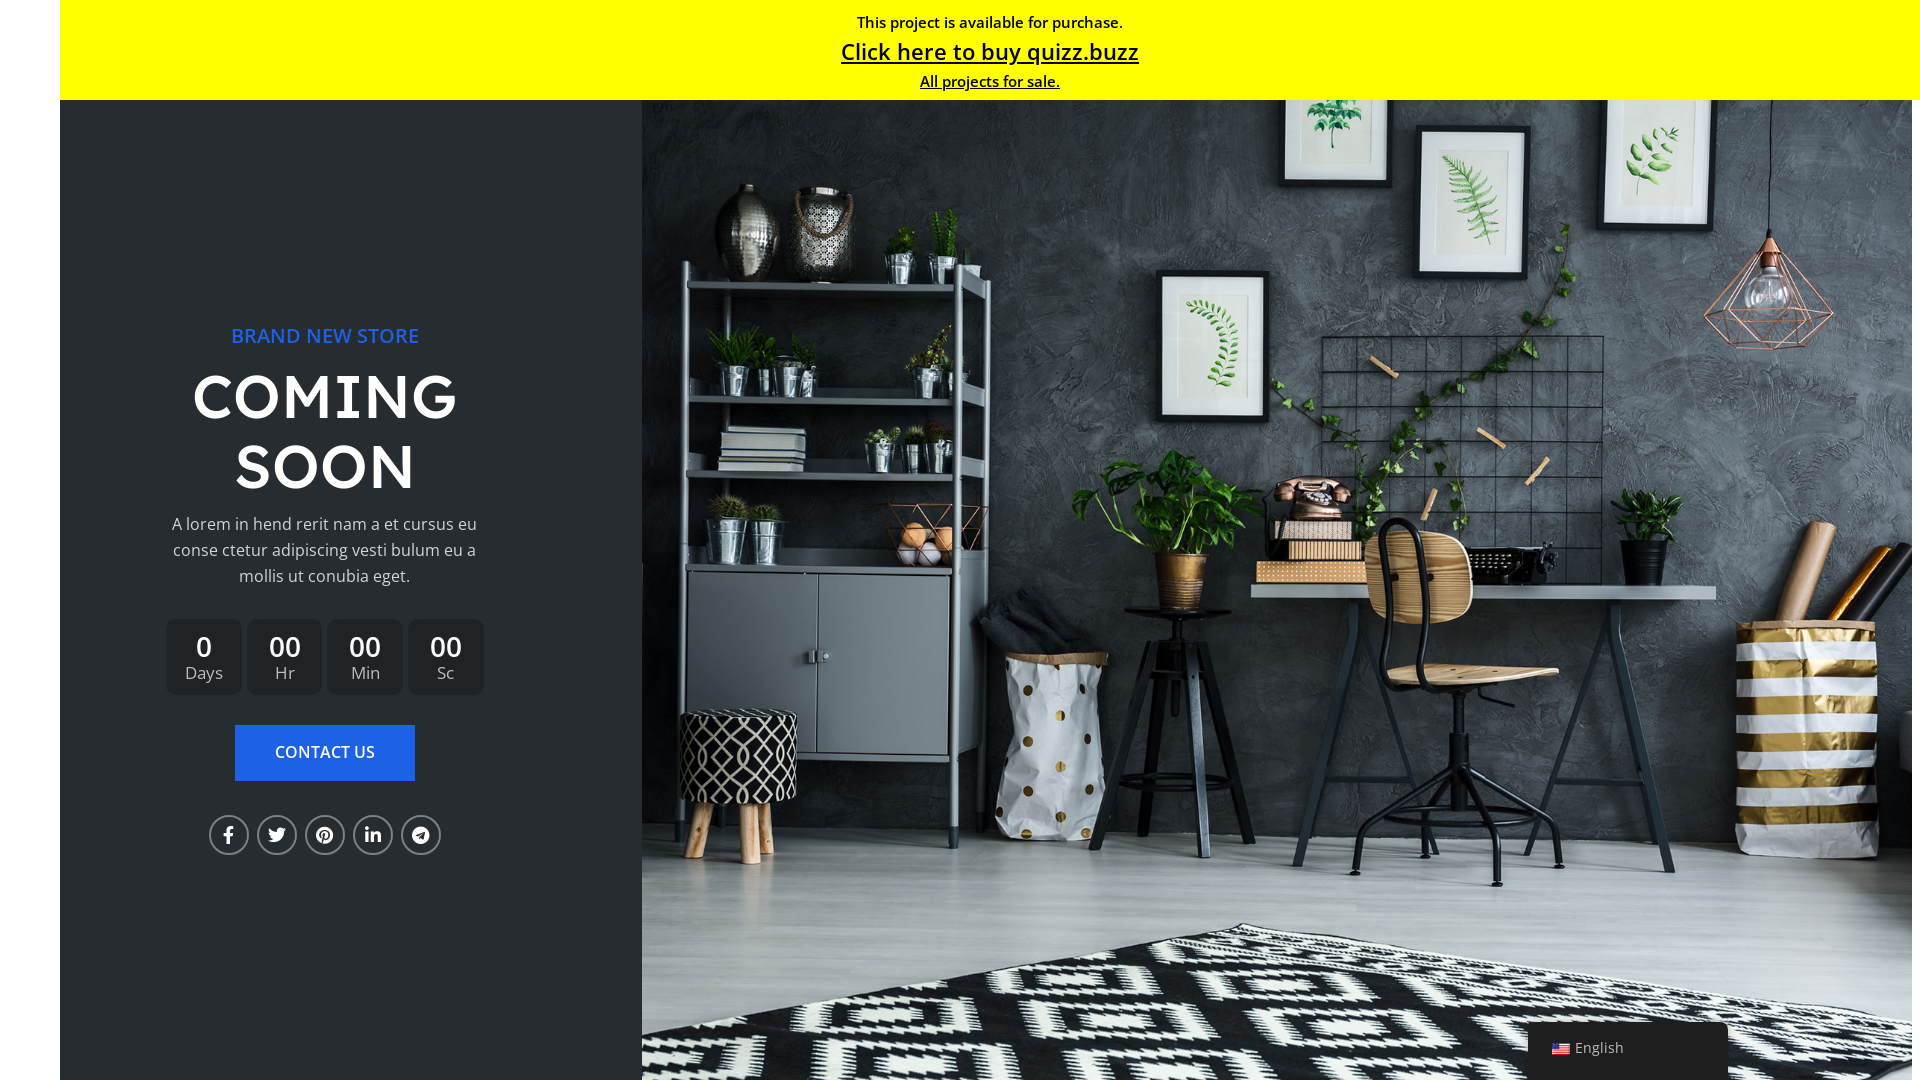 The image size is (1920, 1080). I want to click on 'English', so click(1627, 1048).